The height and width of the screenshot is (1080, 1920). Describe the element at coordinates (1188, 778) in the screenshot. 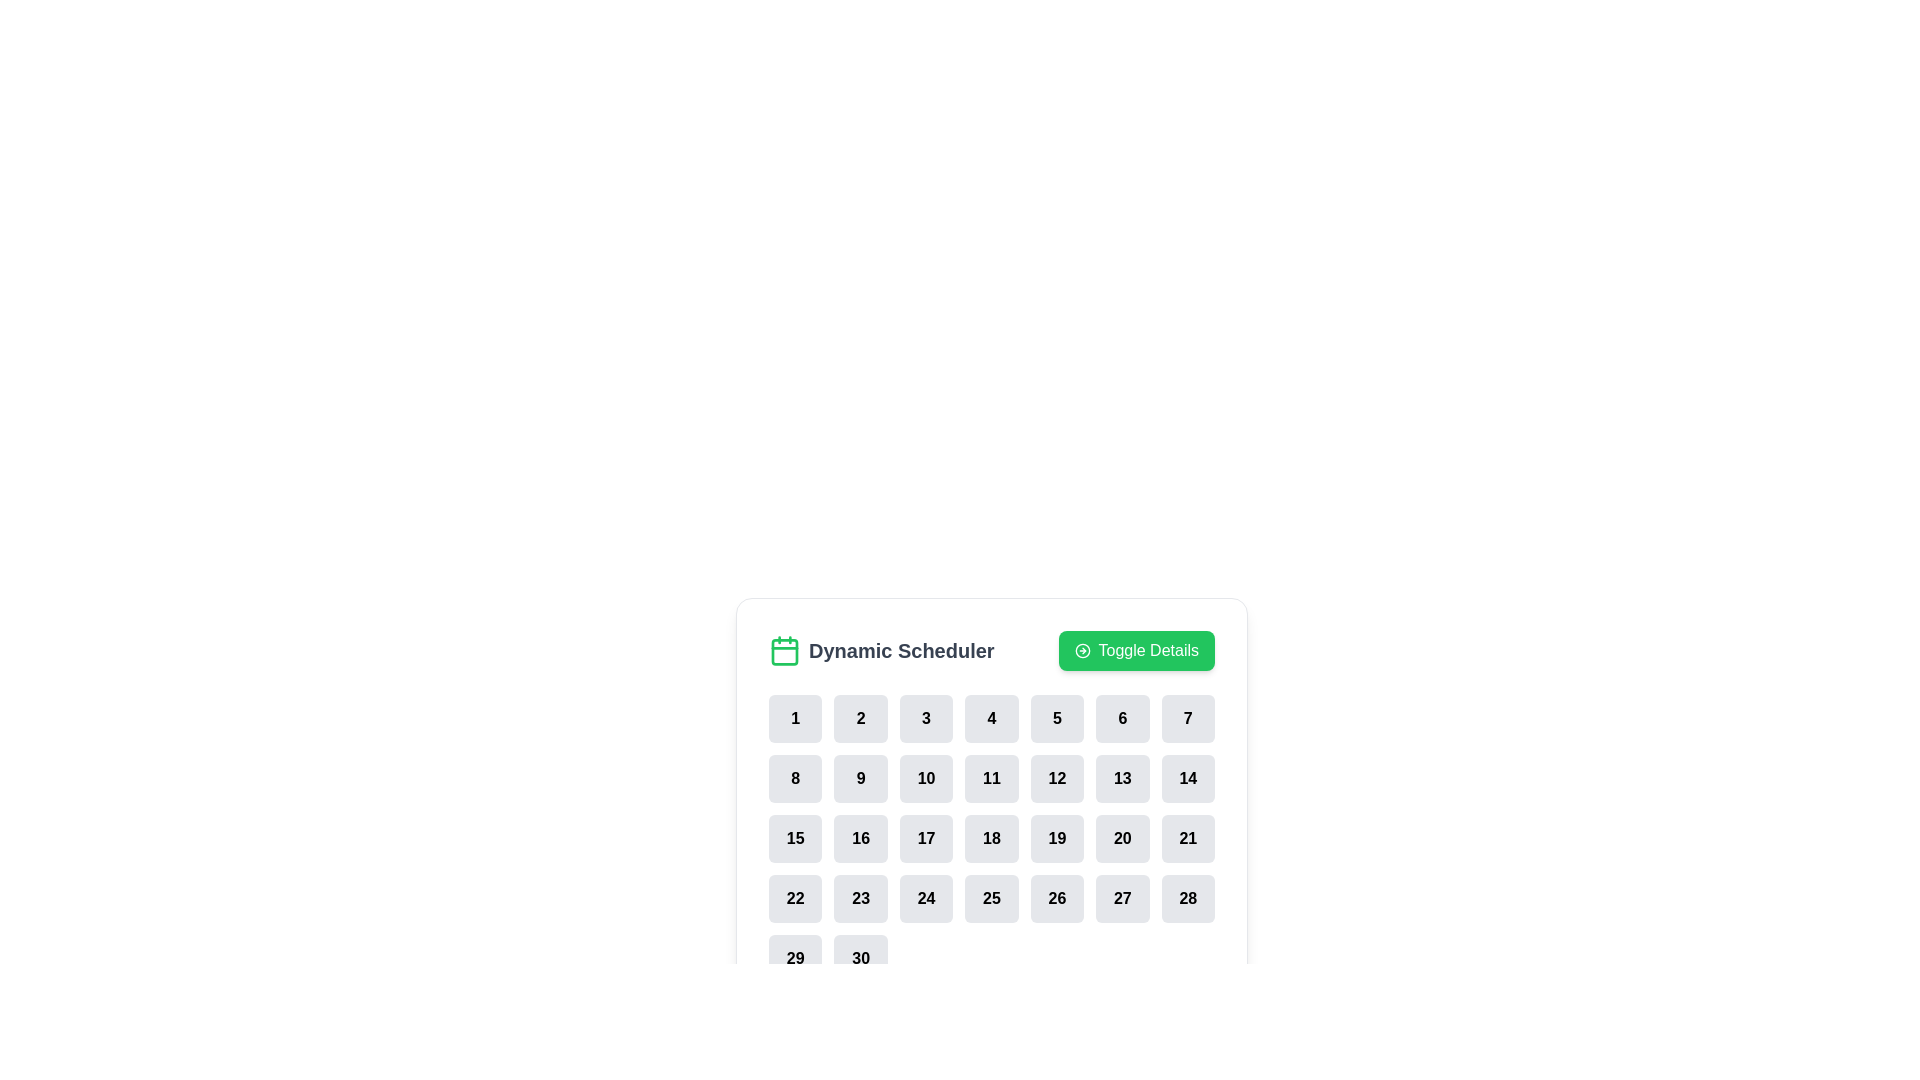

I see `the square-shaped button labeled '14' with a gray background and rounded corners, located` at that location.